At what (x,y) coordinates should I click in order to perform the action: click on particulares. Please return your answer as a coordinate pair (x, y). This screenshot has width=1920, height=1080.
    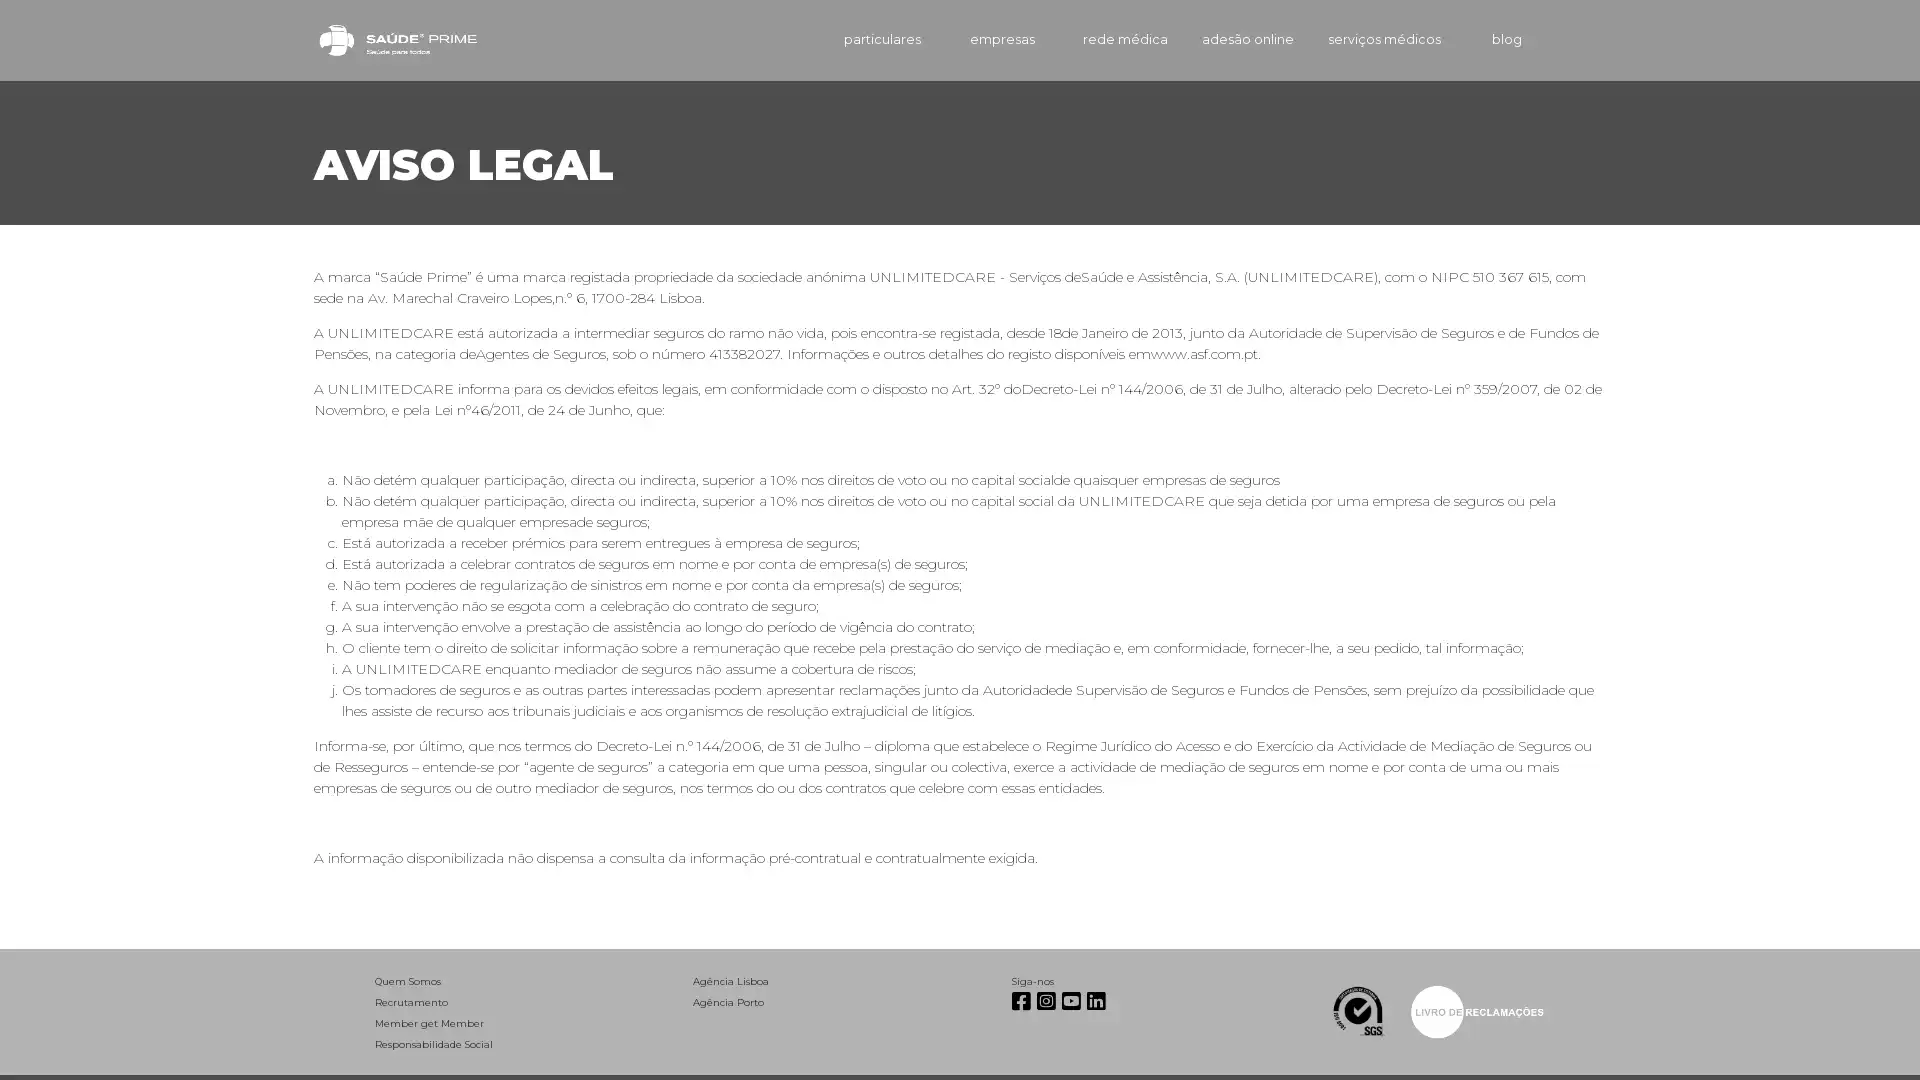
    Looking at the image, I should click on (849, 39).